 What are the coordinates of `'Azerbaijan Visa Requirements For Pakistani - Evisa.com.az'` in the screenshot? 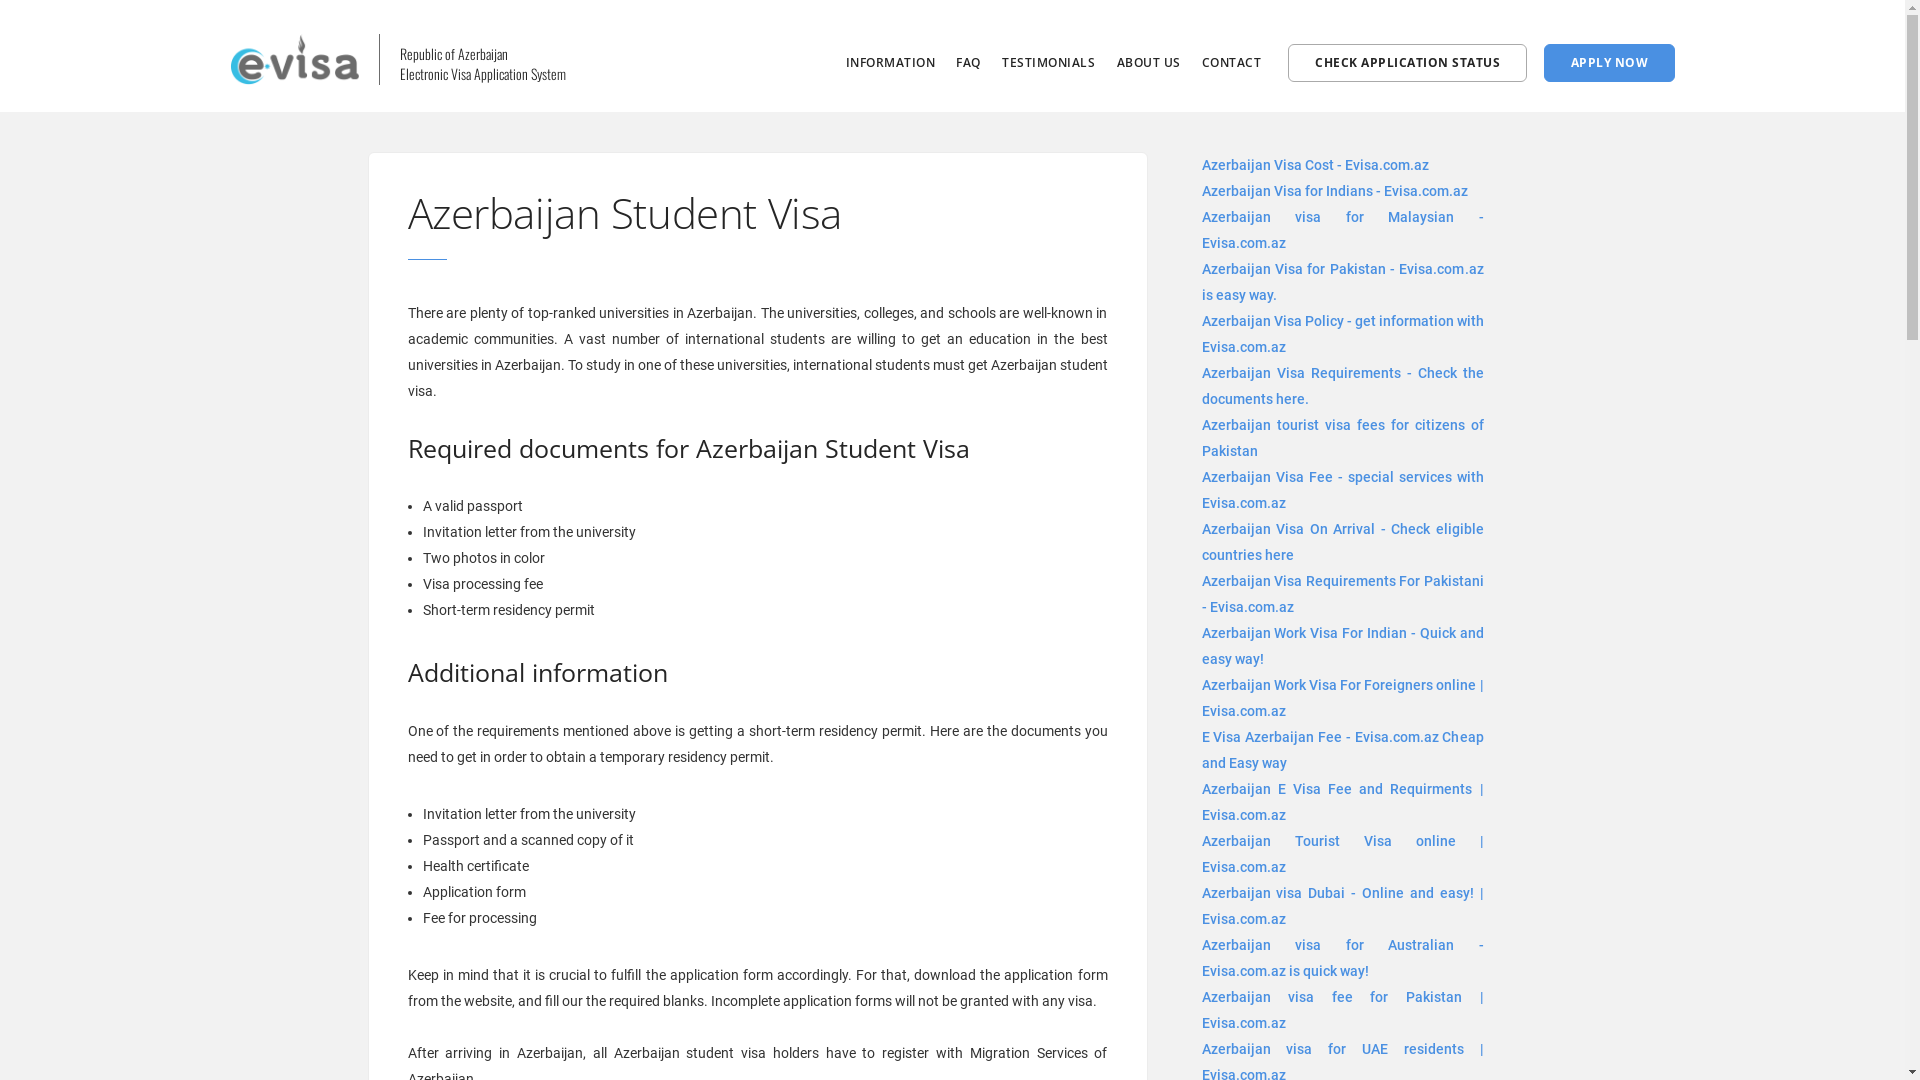 It's located at (1343, 593).